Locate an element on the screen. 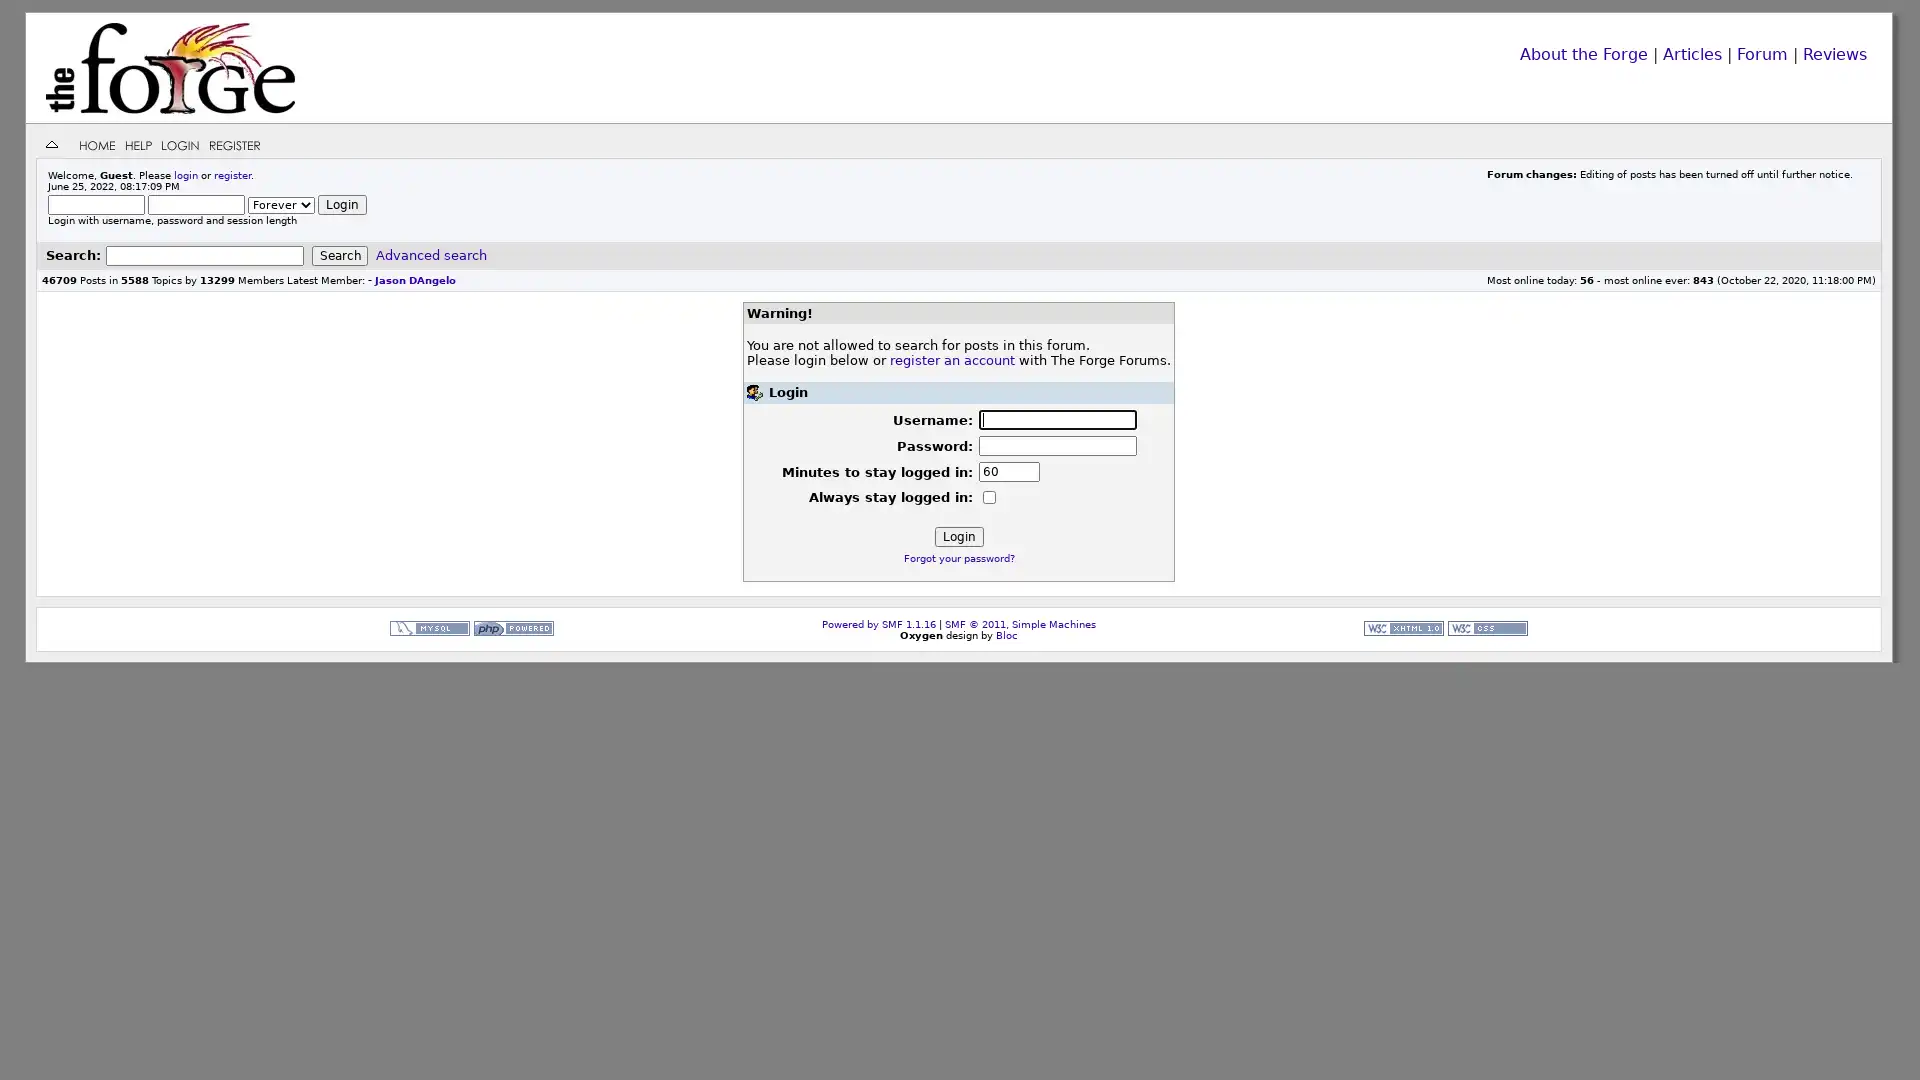  Search is located at coordinates (340, 254).